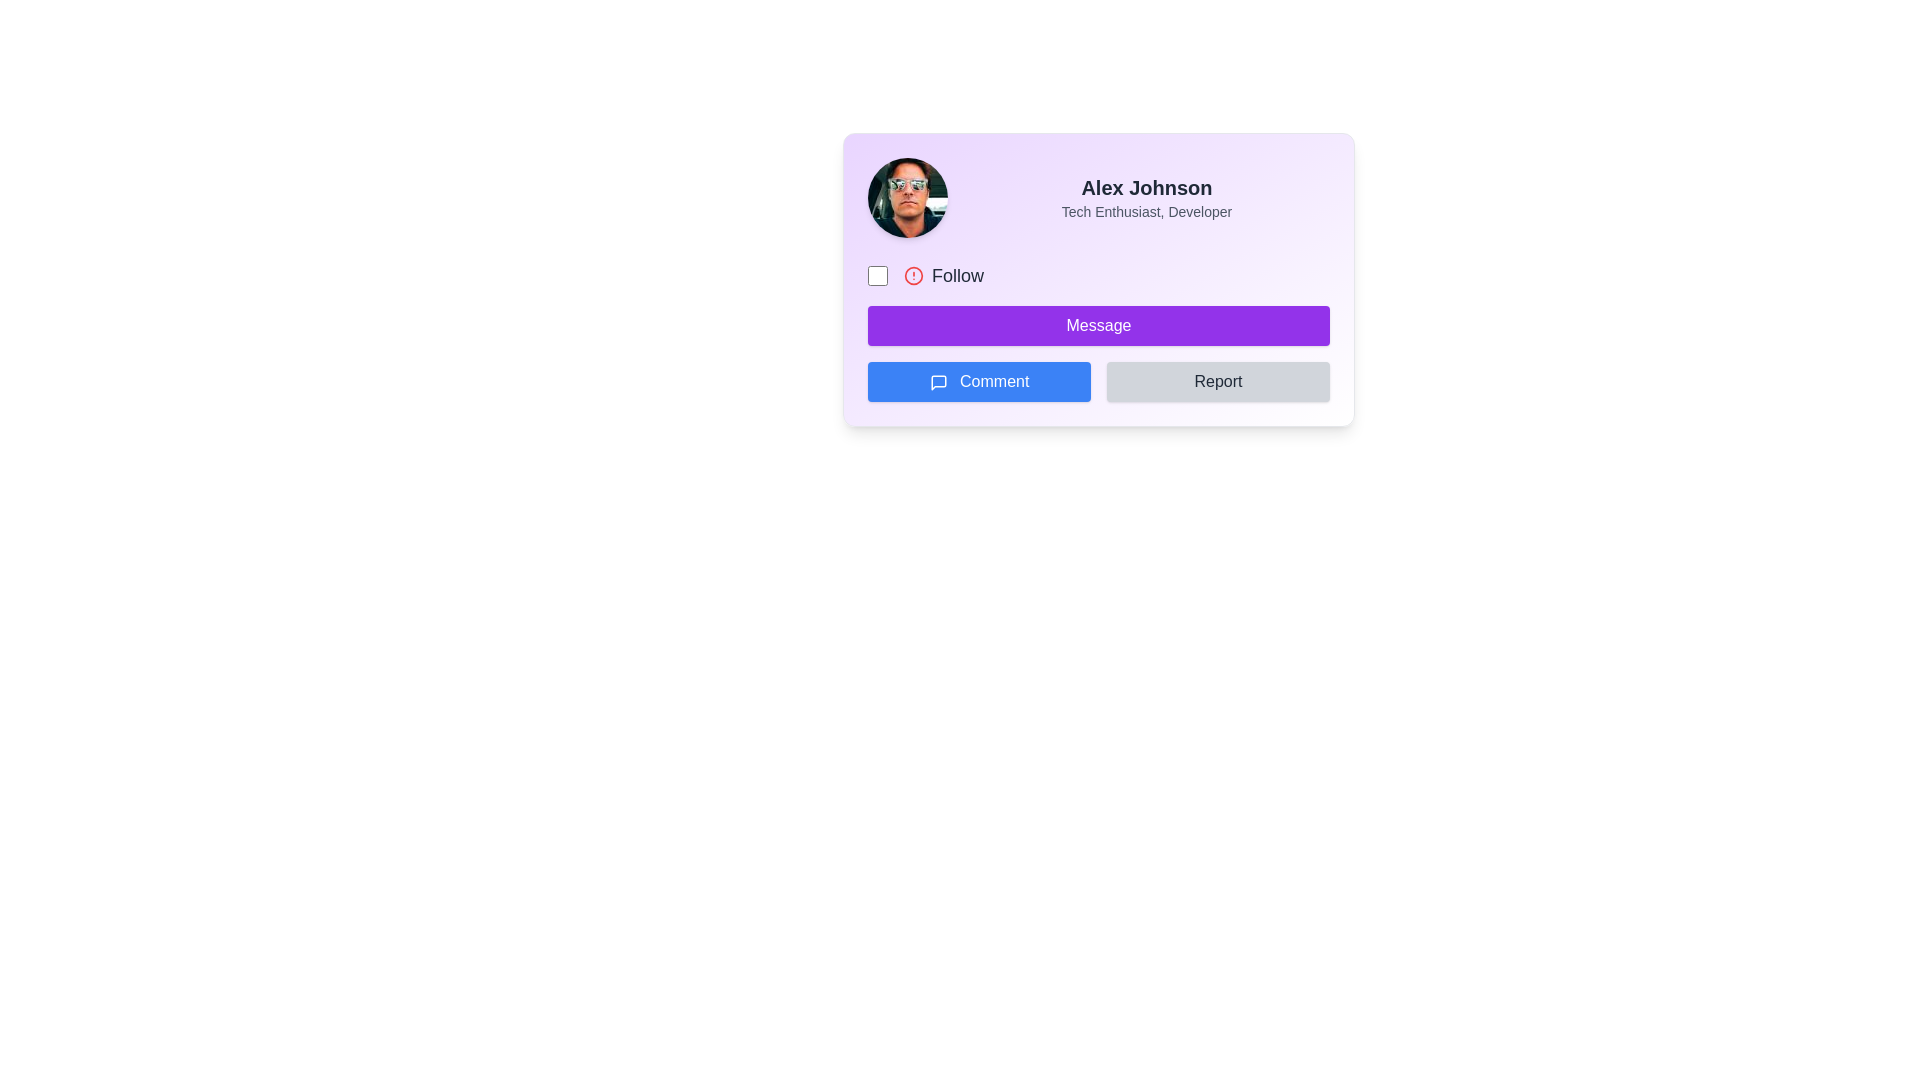  Describe the element at coordinates (1217, 381) in the screenshot. I see `the report button located to the right of the 'Comment' button at the bottom of the interface` at that location.